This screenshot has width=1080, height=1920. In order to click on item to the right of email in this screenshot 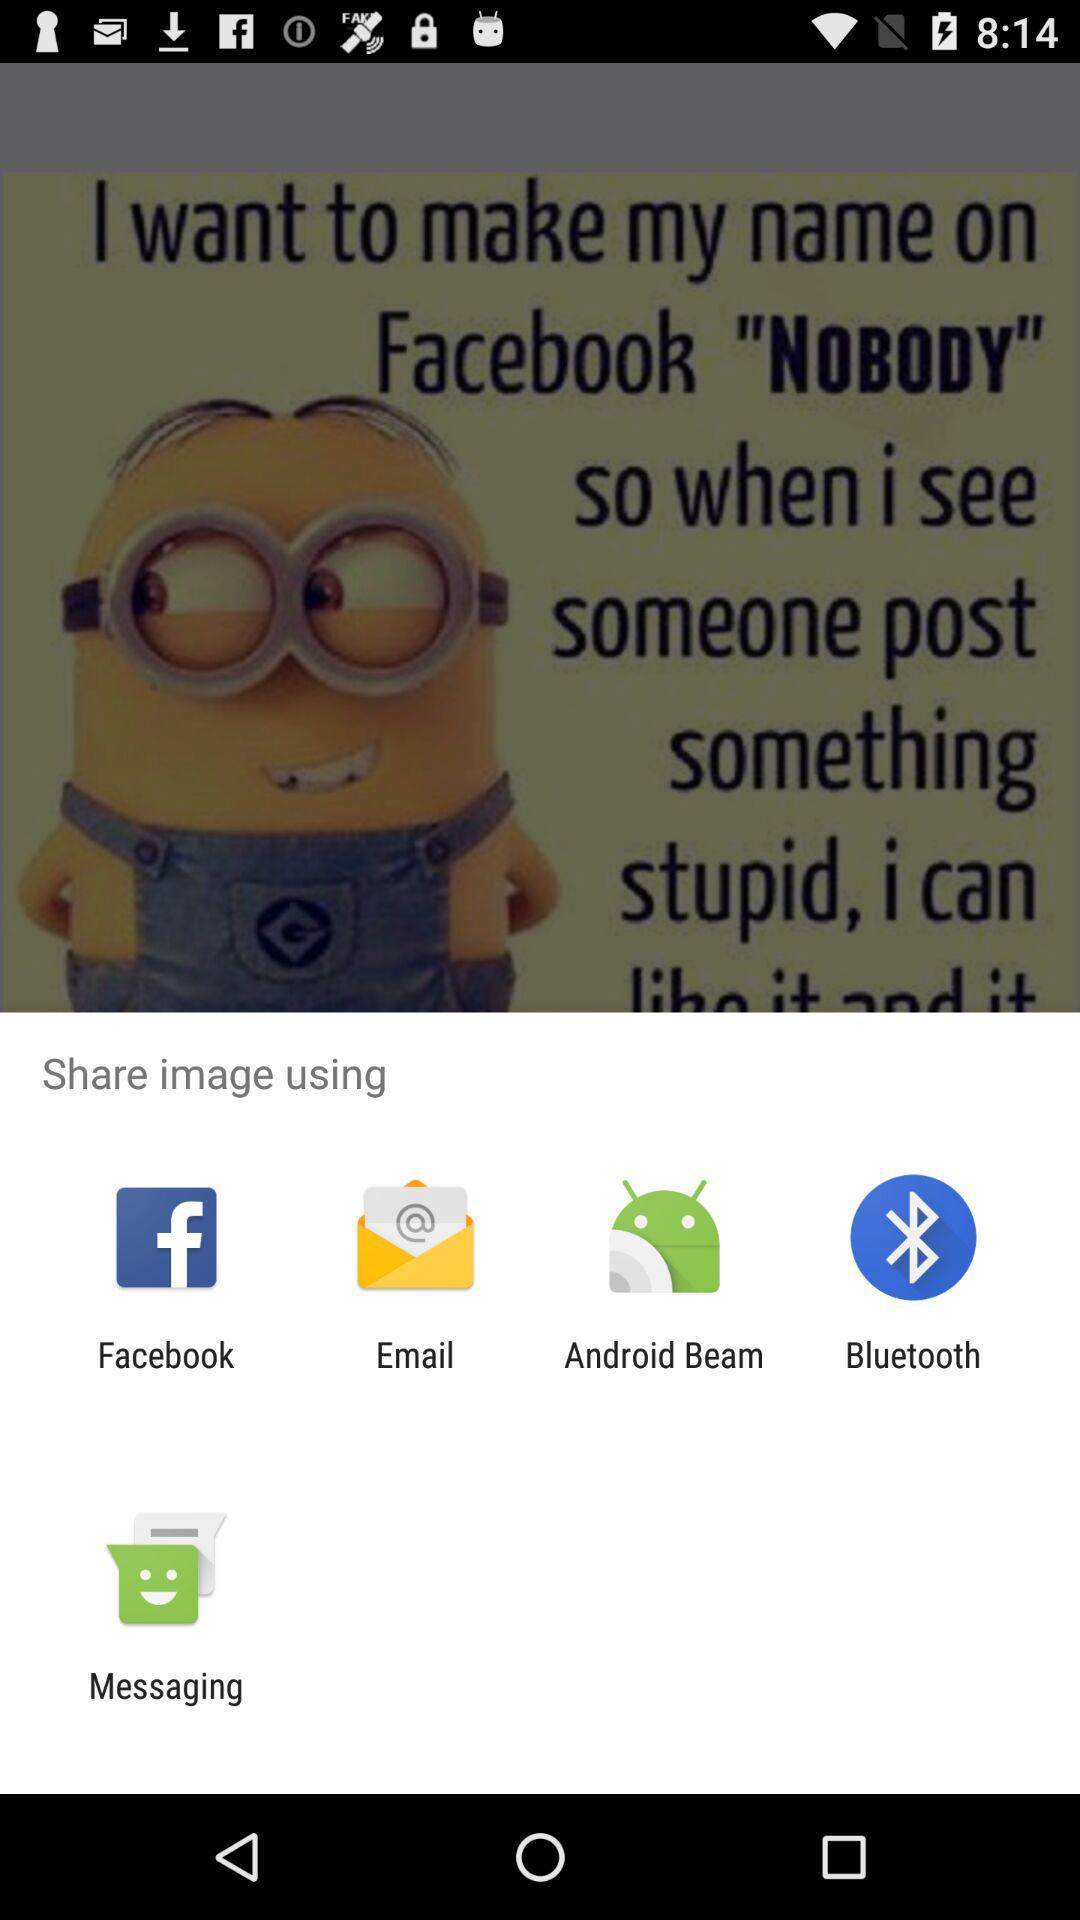, I will do `click(664, 1374)`.